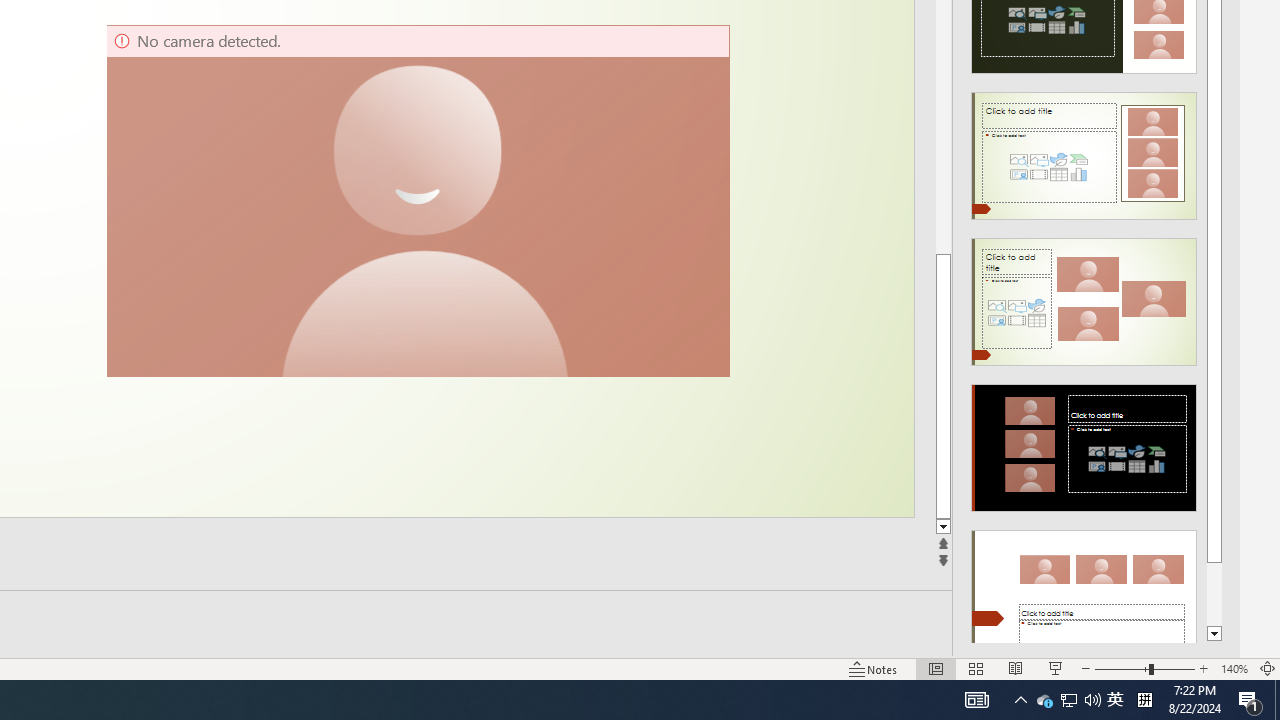  Describe the element at coordinates (416, 200) in the screenshot. I see `'Camera 4, No camera detected.'` at that location.